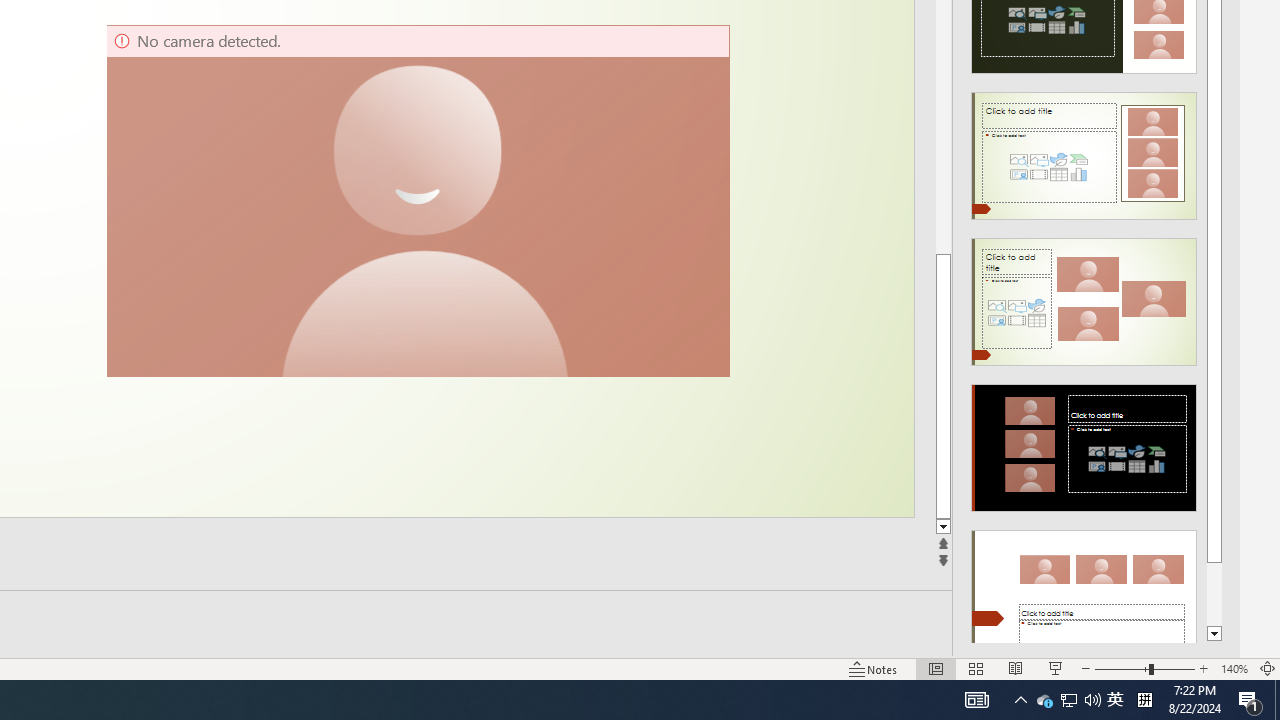  Describe the element at coordinates (416, 200) in the screenshot. I see `'Camera 4, No camera detected.'` at that location.